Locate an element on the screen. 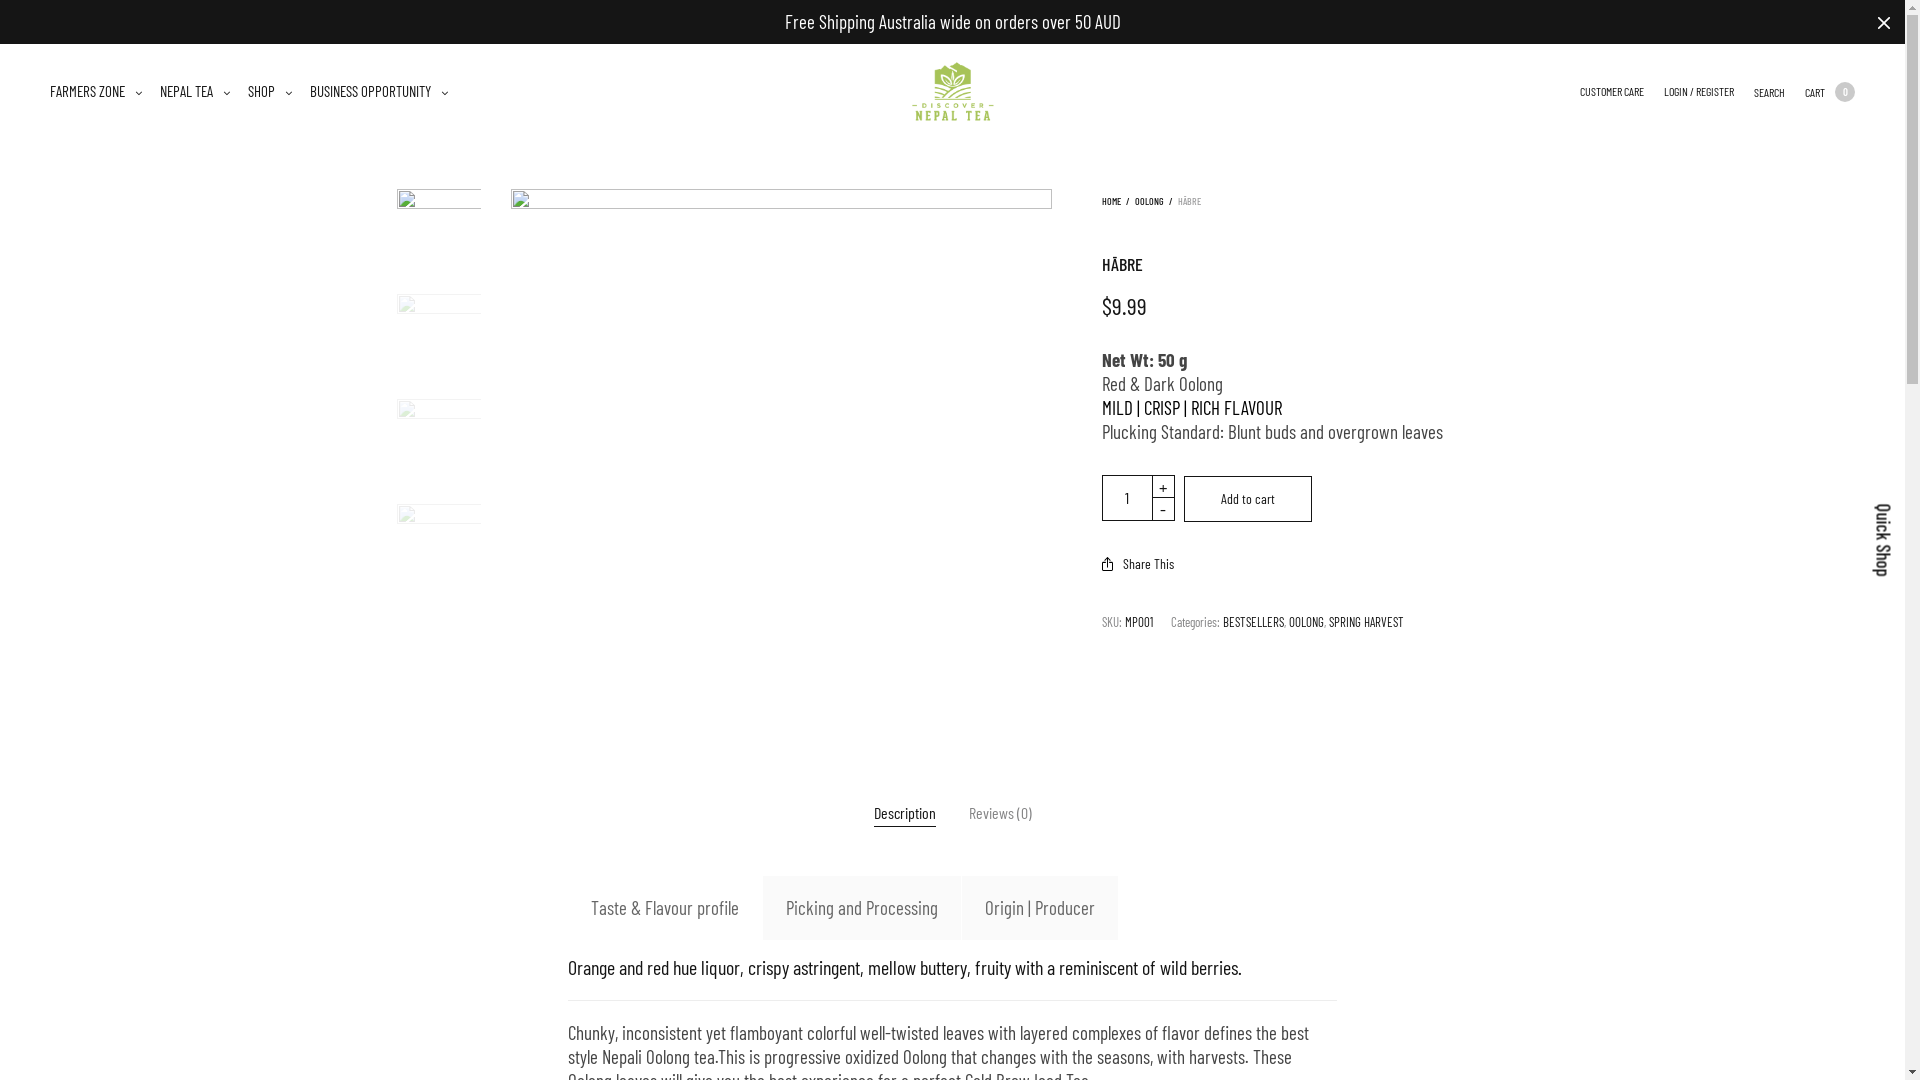 Image resolution: width=1920 pixels, height=1080 pixels. 'darkooloong_nepaltea' is located at coordinates (780, 459).